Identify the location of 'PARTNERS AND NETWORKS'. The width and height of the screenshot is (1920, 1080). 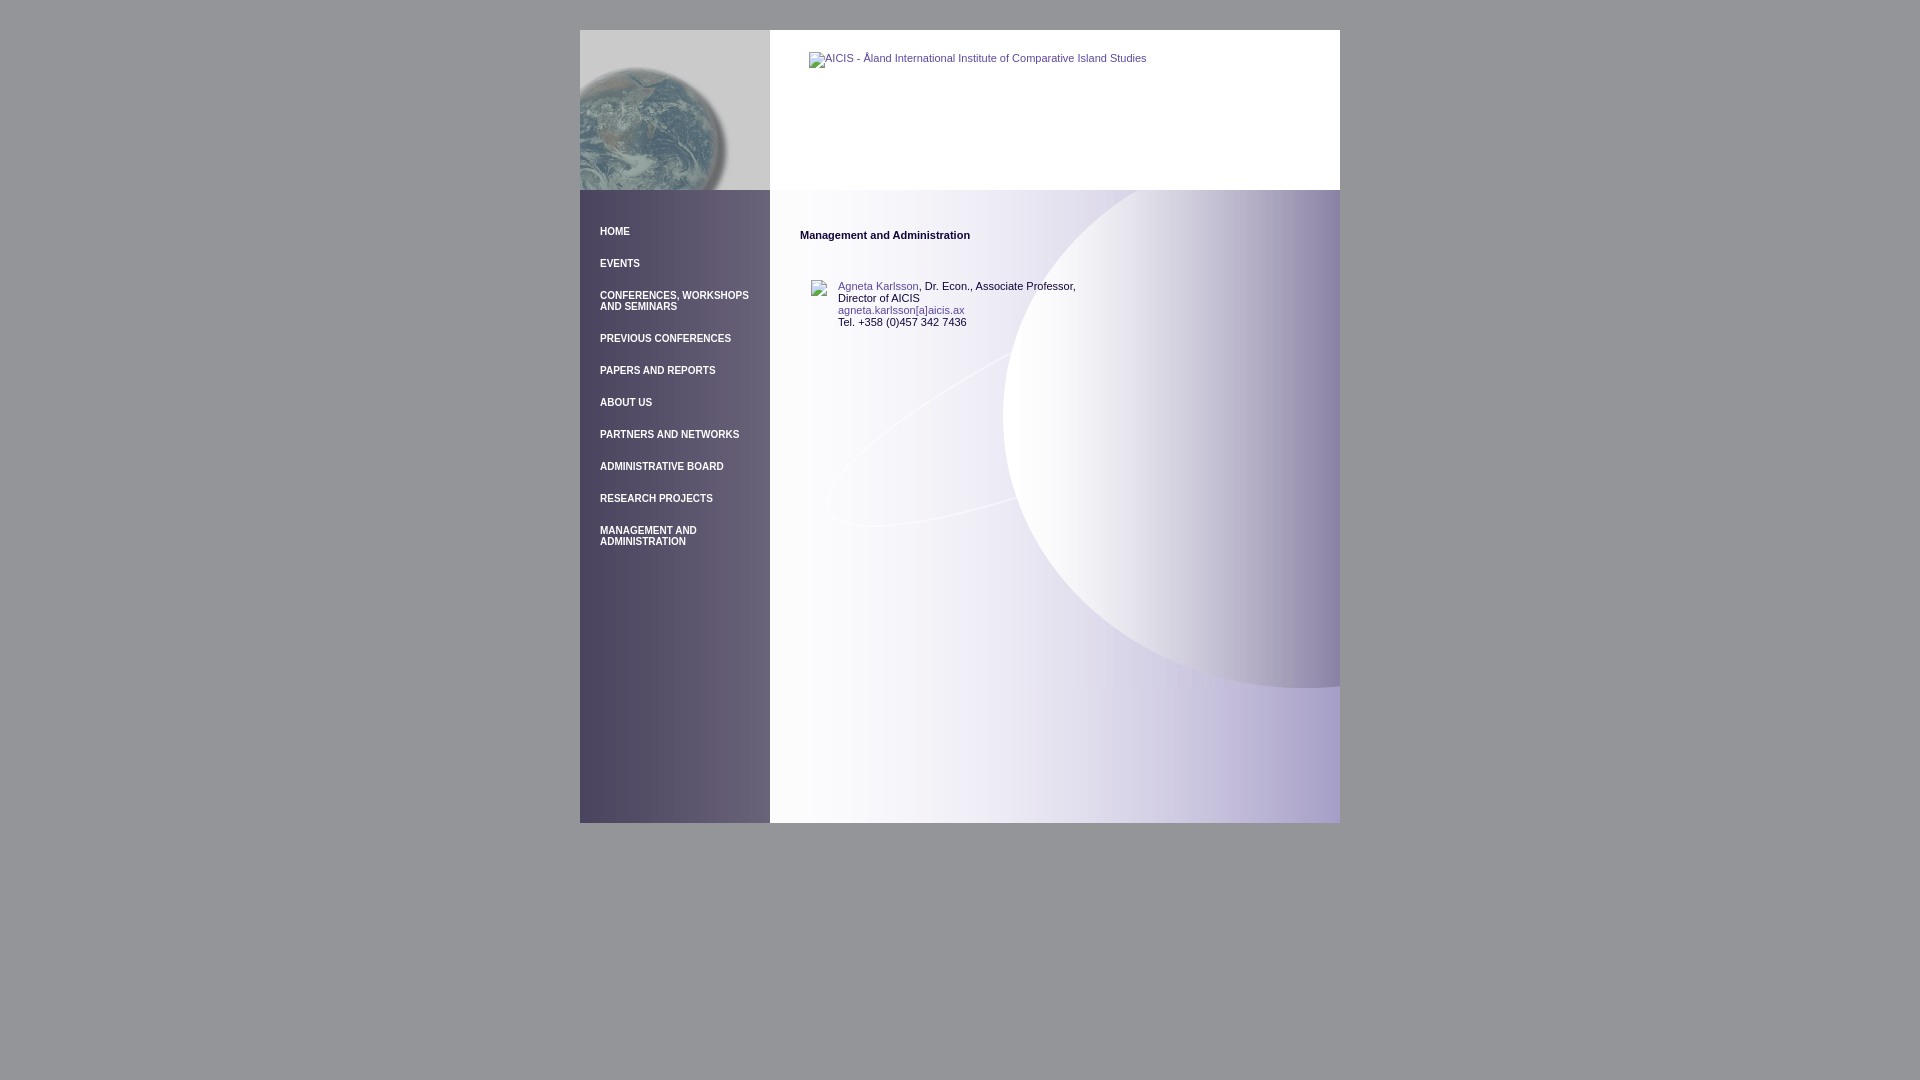
(669, 433).